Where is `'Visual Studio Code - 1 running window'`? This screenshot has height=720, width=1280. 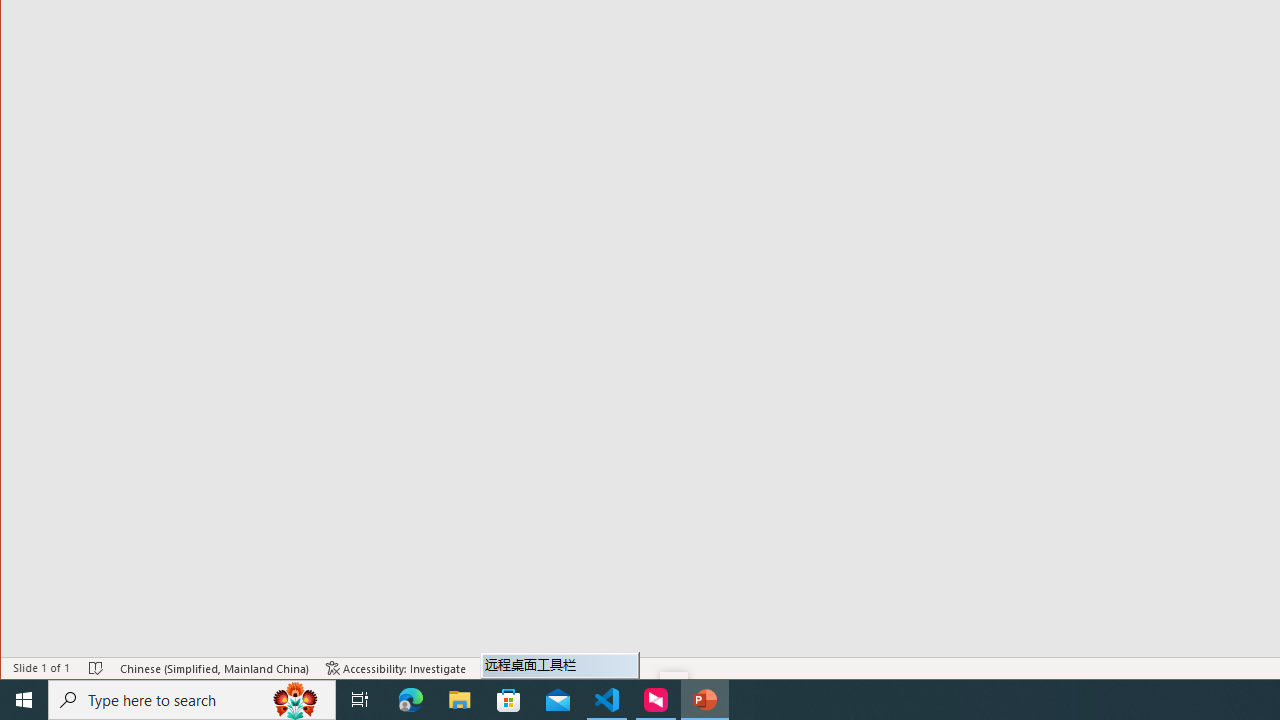
'Visual Studio Code - 1 running window' is located at coordinates (606, 698).